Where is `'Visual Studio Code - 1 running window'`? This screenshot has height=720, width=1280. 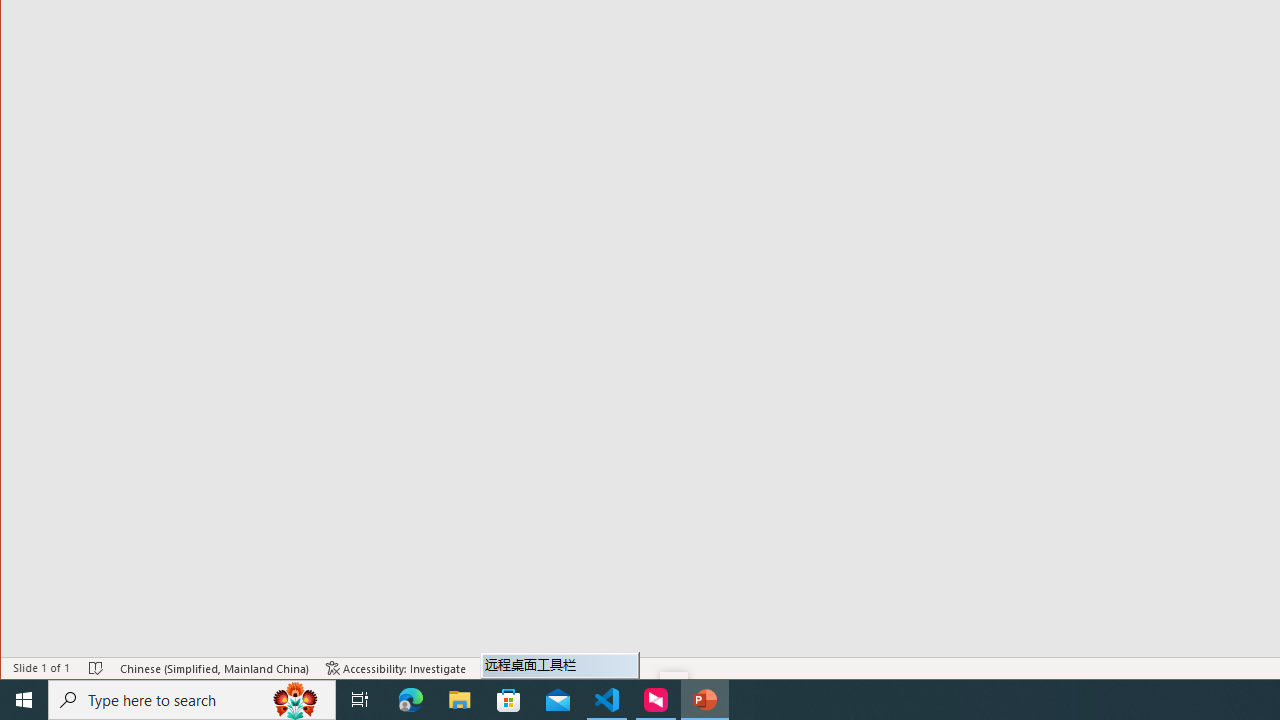
'Visual Studio Code - 1 running window' is located at coordinates (606, 698).